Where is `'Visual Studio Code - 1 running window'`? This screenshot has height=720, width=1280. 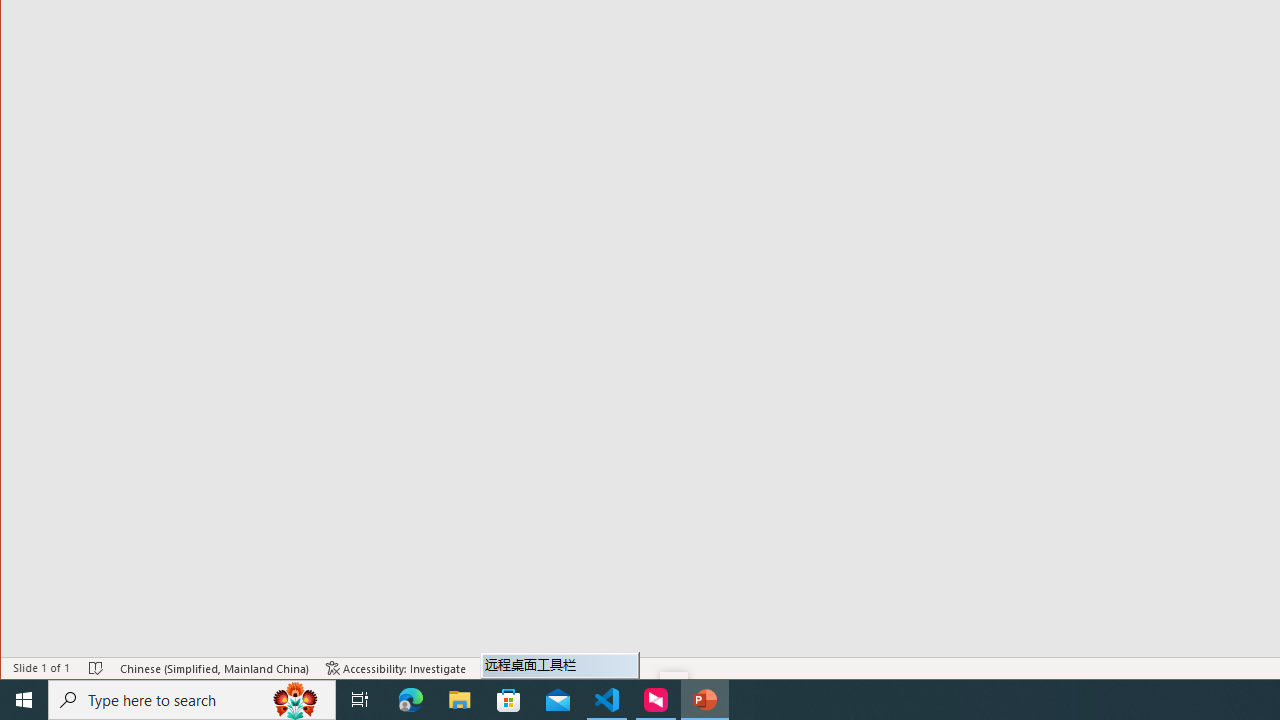
'Visual Studio Code - 1 running window' is located at coordinates (606, 698).